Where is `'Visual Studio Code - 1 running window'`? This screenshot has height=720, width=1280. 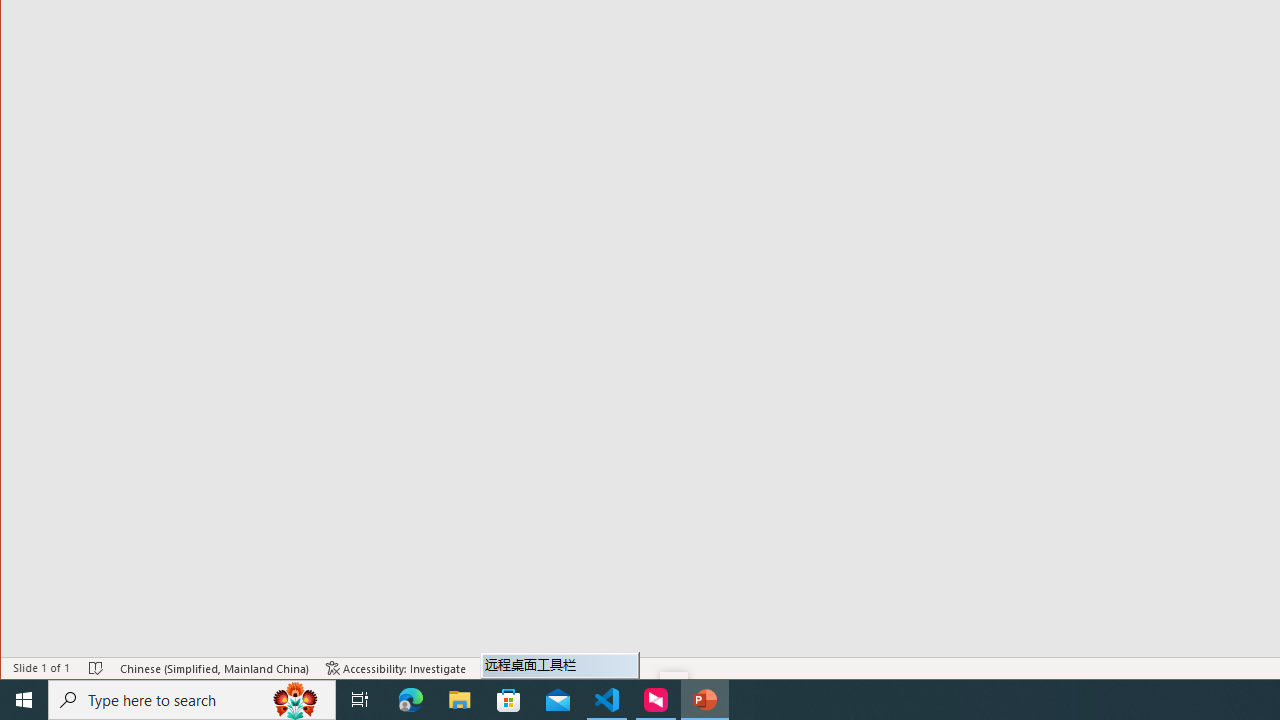
'Visual Studio Code - 1 running window' is located at coordinates (606, 698).